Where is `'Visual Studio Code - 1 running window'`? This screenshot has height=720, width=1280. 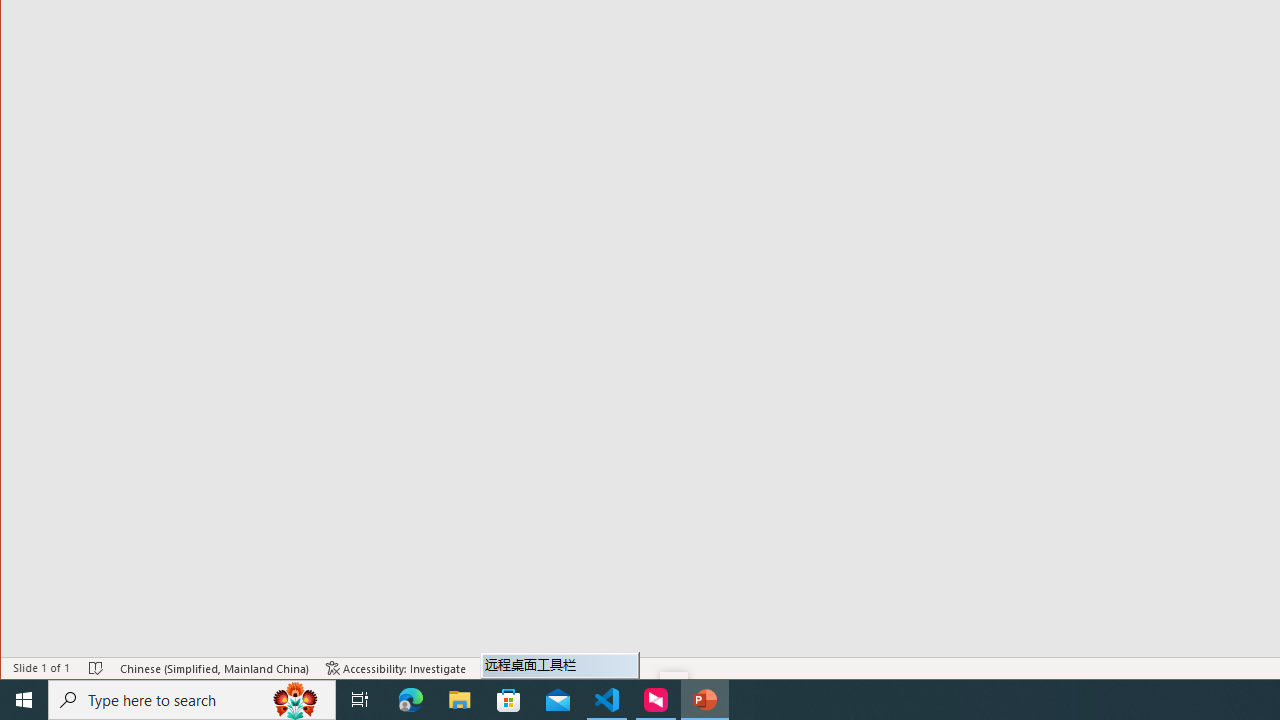
'Visual Studio Code - 1 running window' is located at coordinates (606, 698).